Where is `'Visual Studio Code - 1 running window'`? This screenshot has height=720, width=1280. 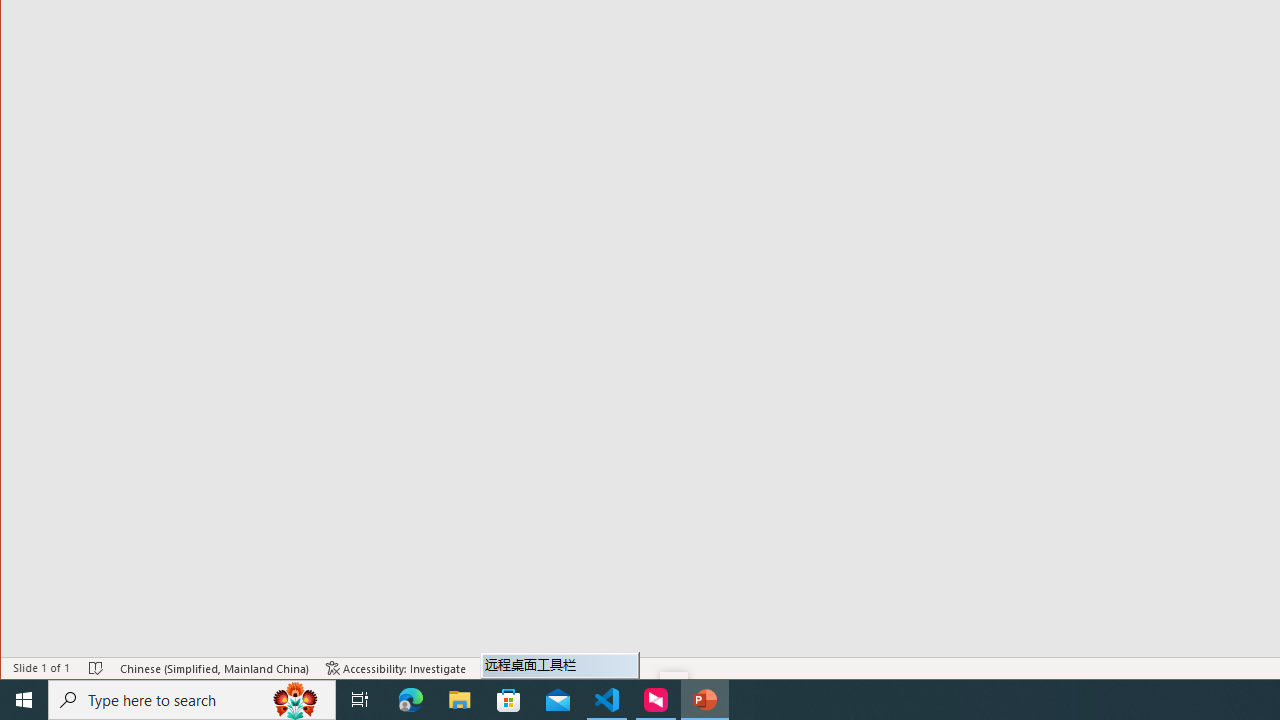
'Visual Studio Code - 1 running window' is located at coordinates (606, 698).